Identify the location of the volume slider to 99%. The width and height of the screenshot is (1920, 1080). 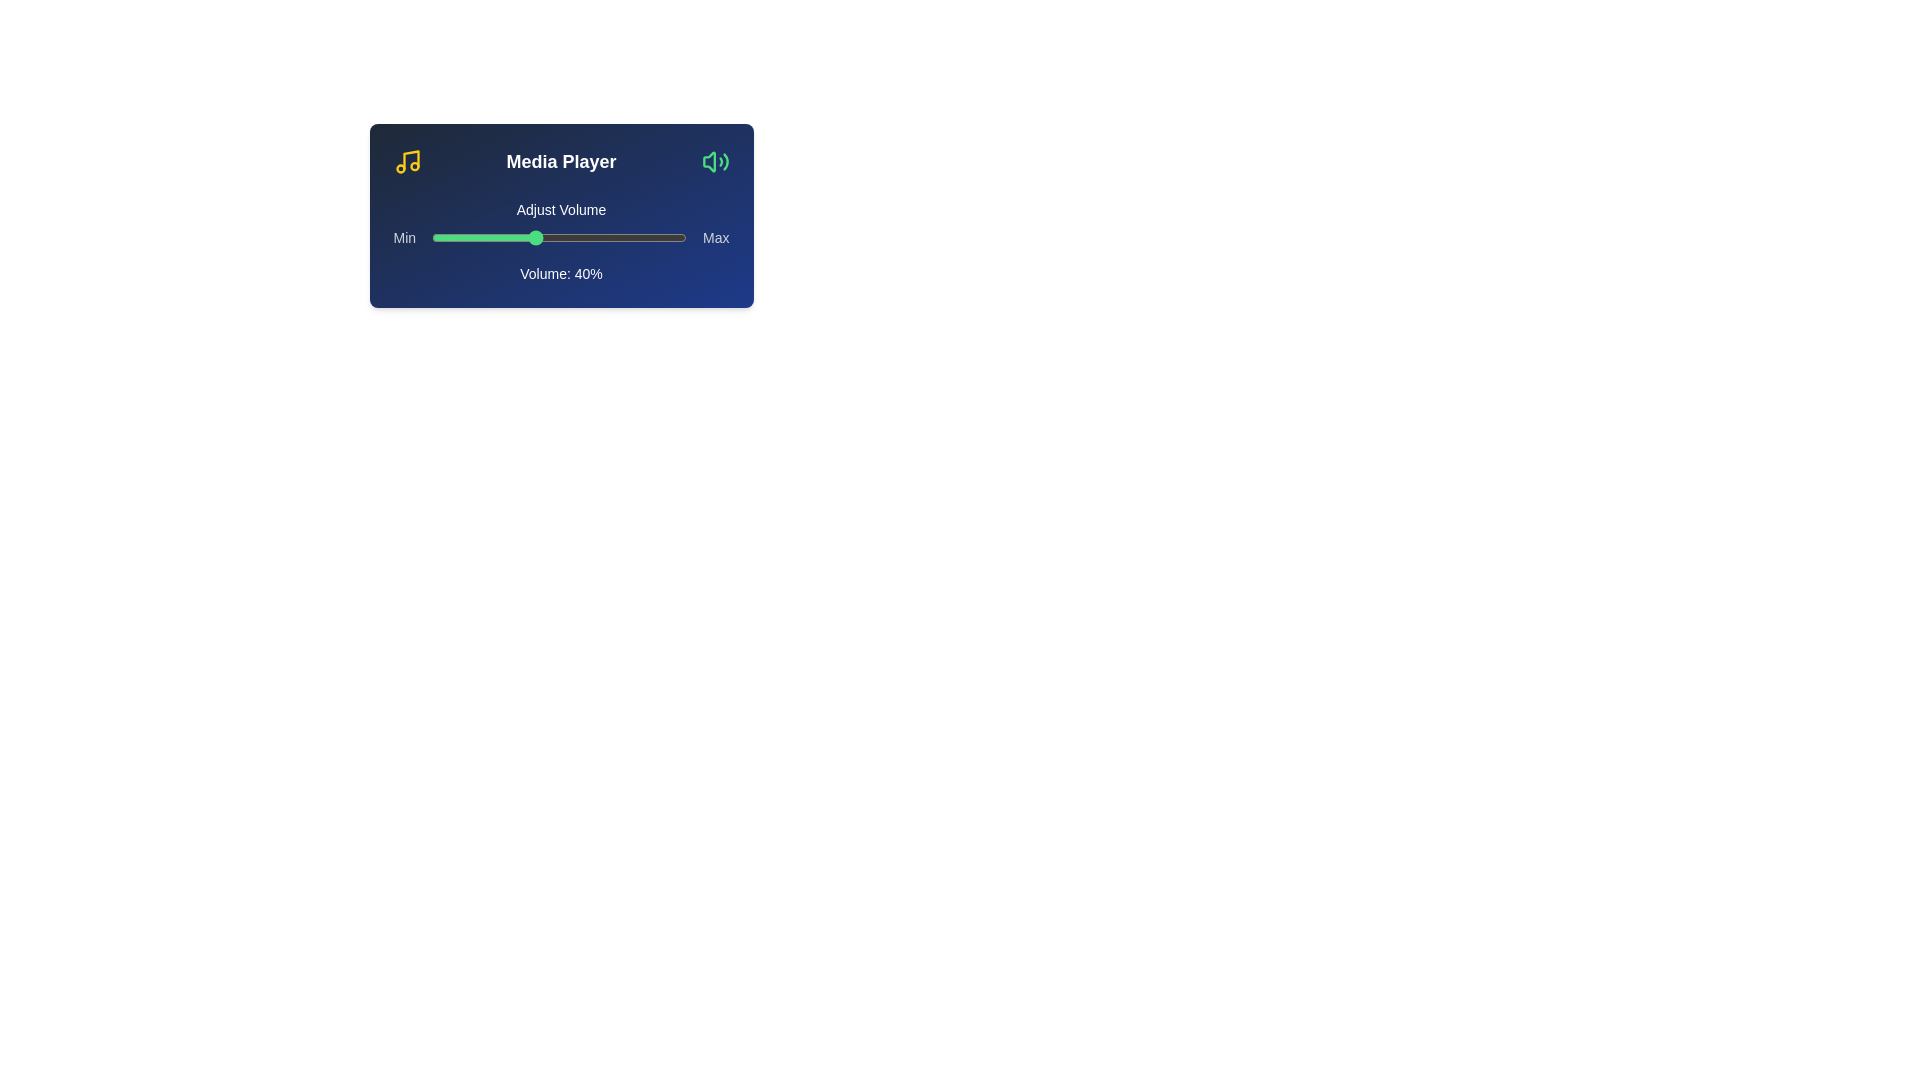
(684, 237).